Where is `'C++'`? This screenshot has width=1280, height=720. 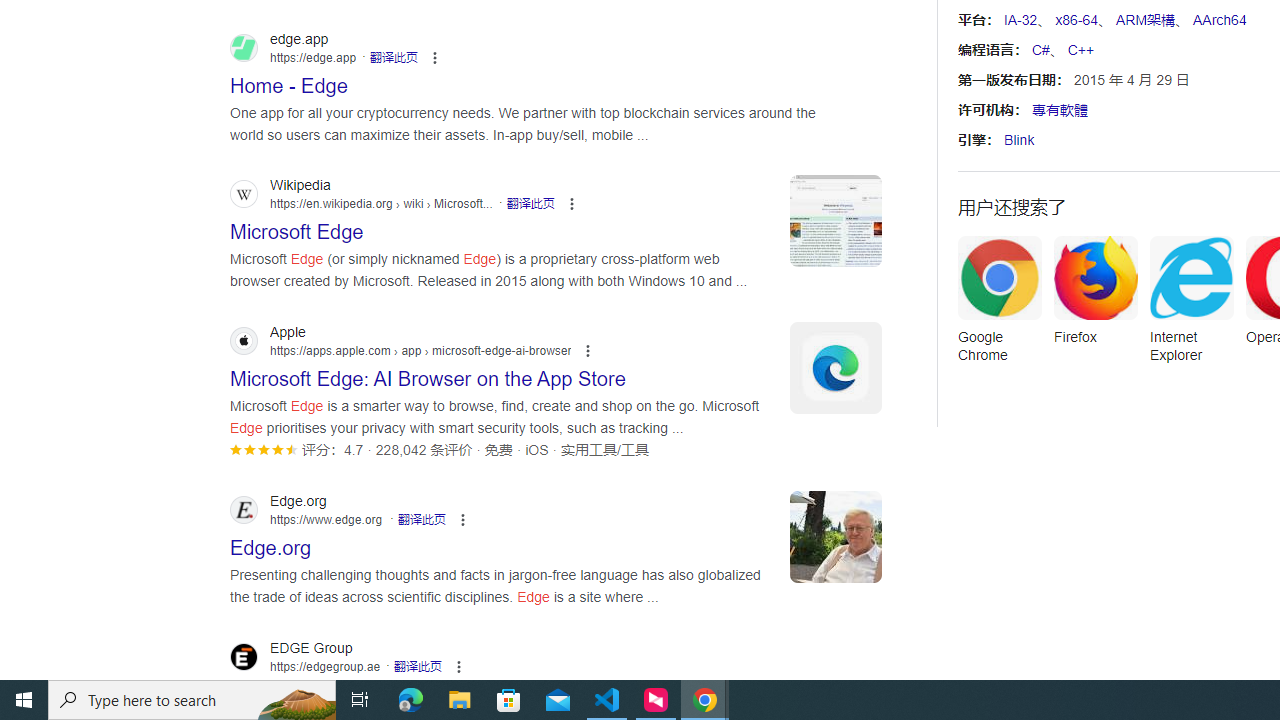
'C++' is located at coordinates (1079, 49).